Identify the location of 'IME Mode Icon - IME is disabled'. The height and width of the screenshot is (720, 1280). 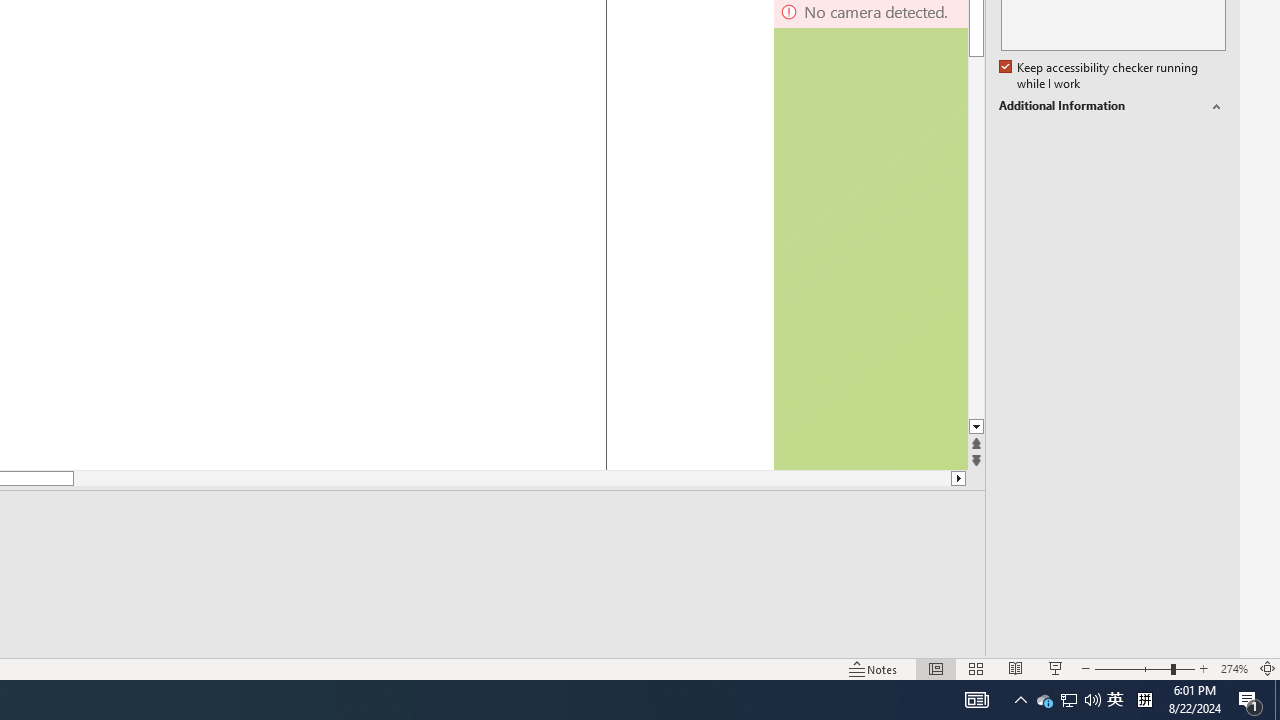
(1114, 698).